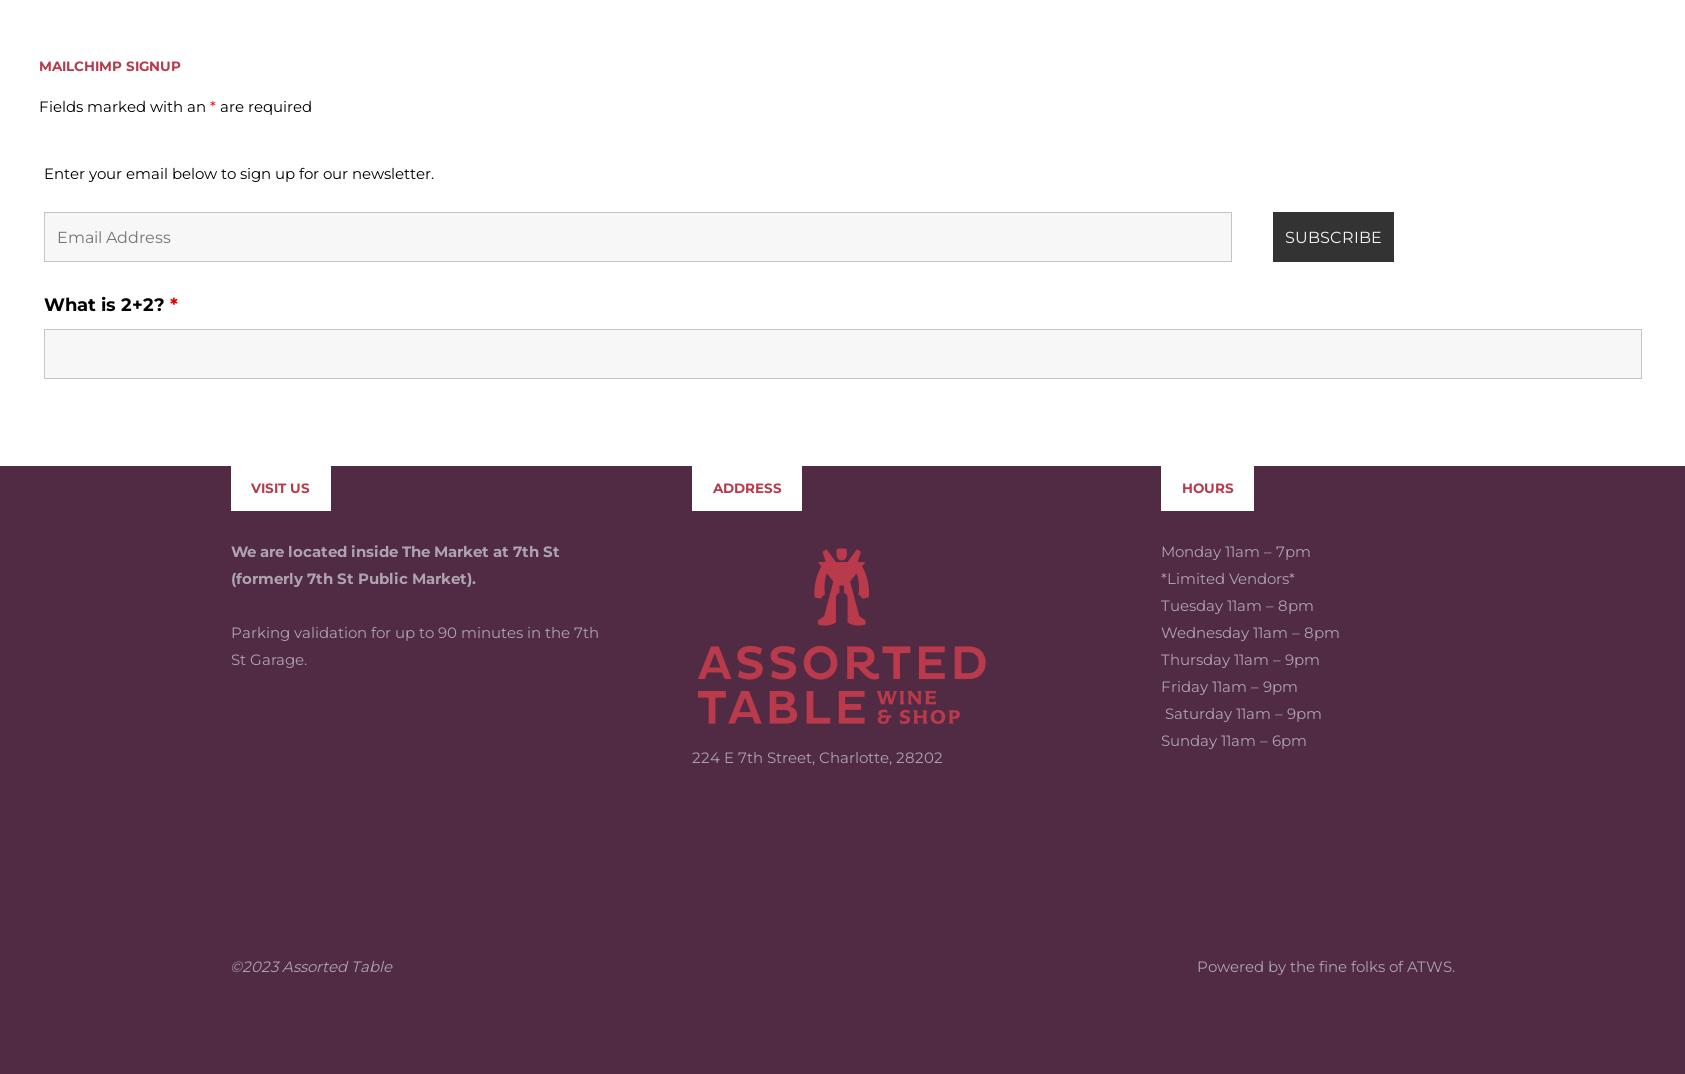 The width and height of the screenshot is (1685, 1074). Describe the element at coordinates (41, 26) in the screenshot. I see `'Enter your email below to sign up for our newsletter.'` at that location.